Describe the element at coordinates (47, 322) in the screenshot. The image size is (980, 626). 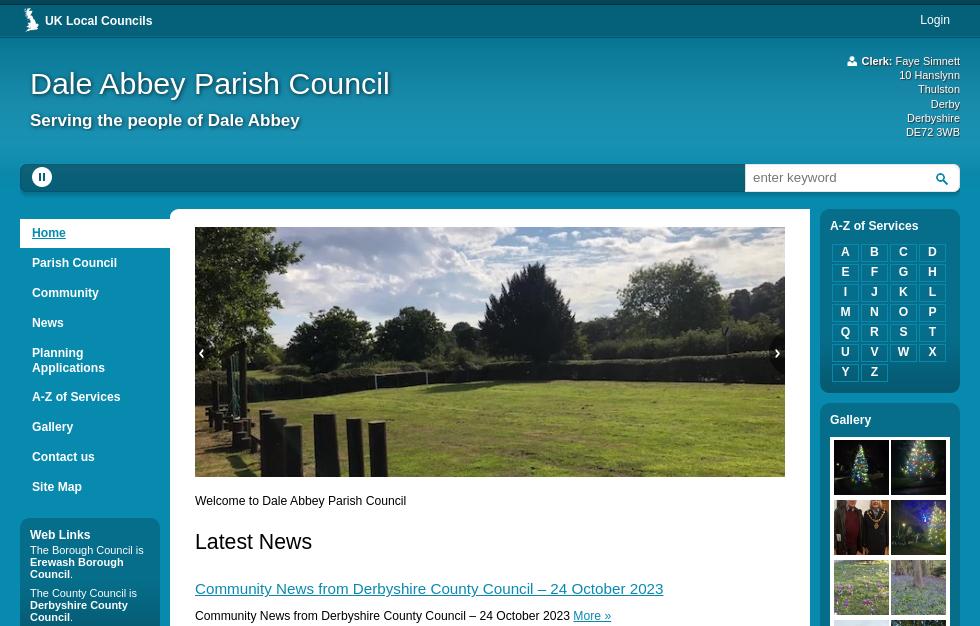
I see `'News'` at that location.